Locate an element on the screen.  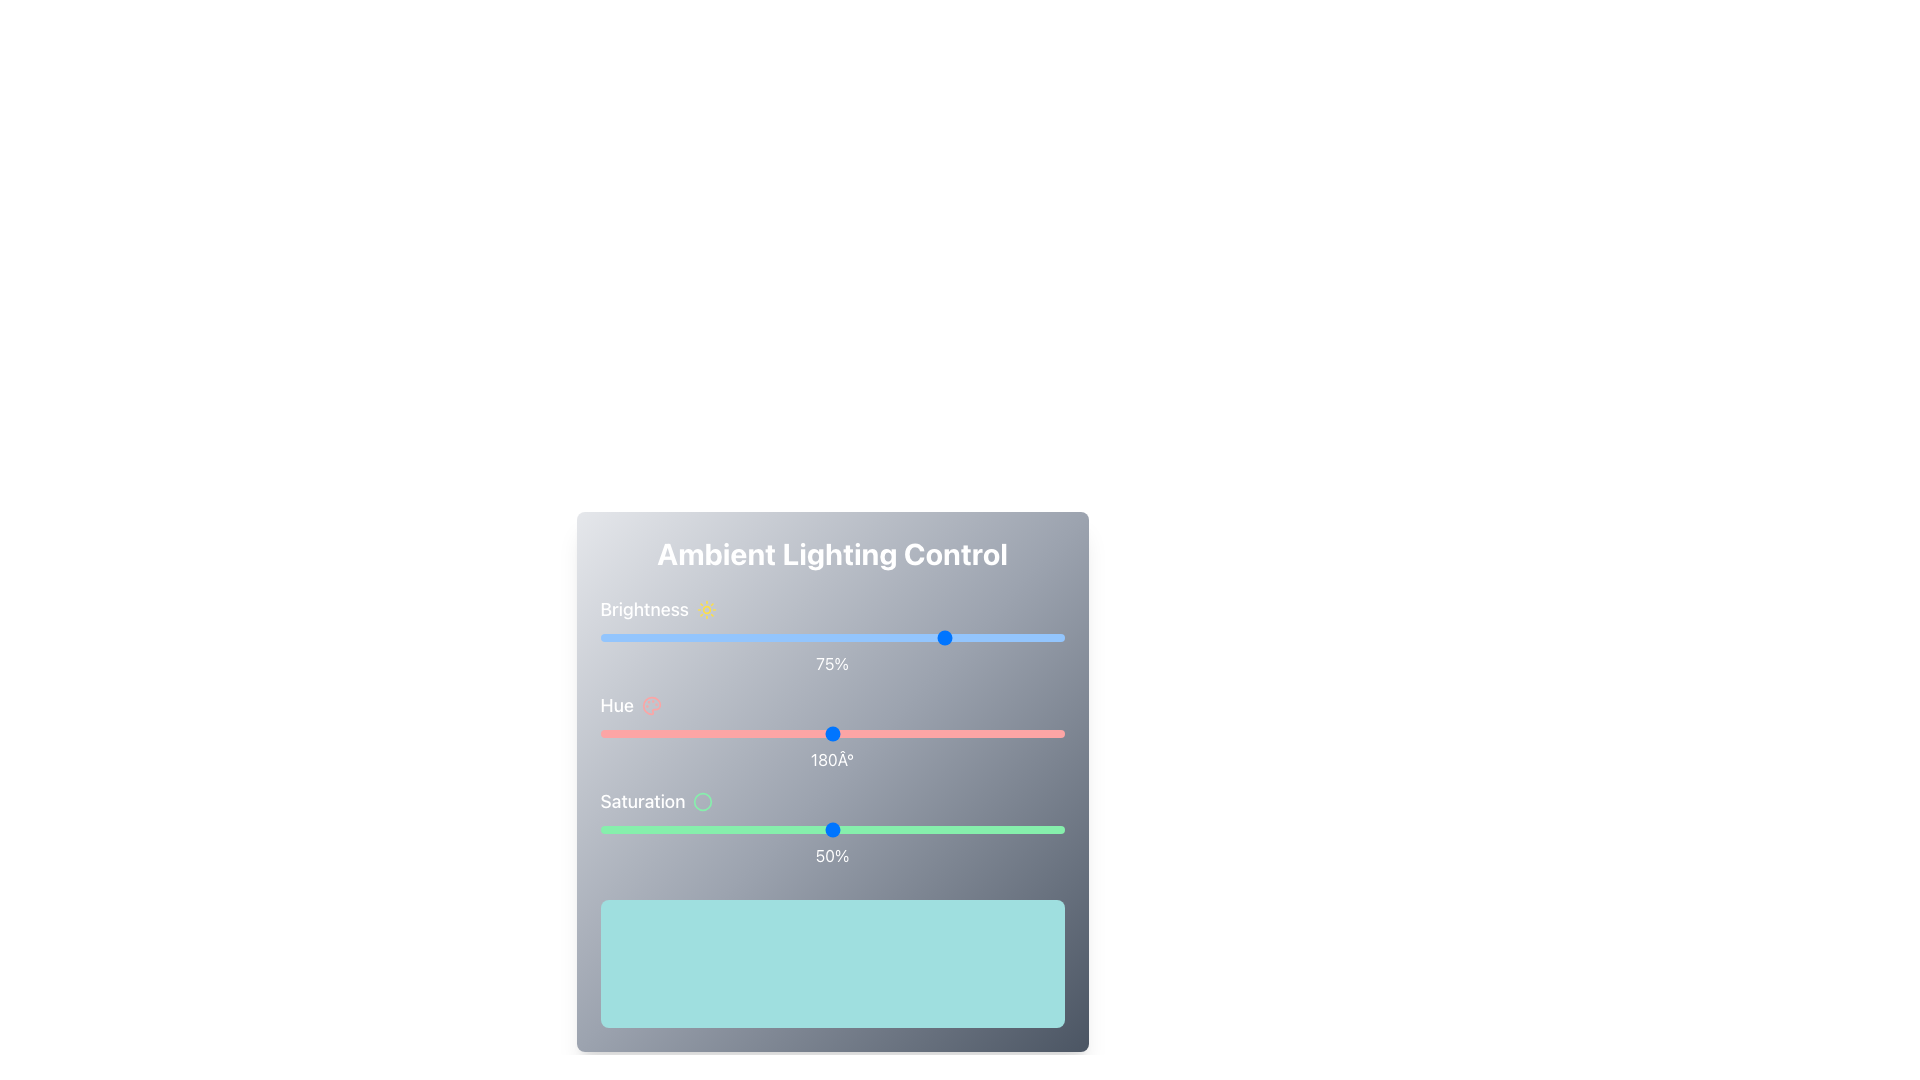
brightness is located at coordinates (919, 637).